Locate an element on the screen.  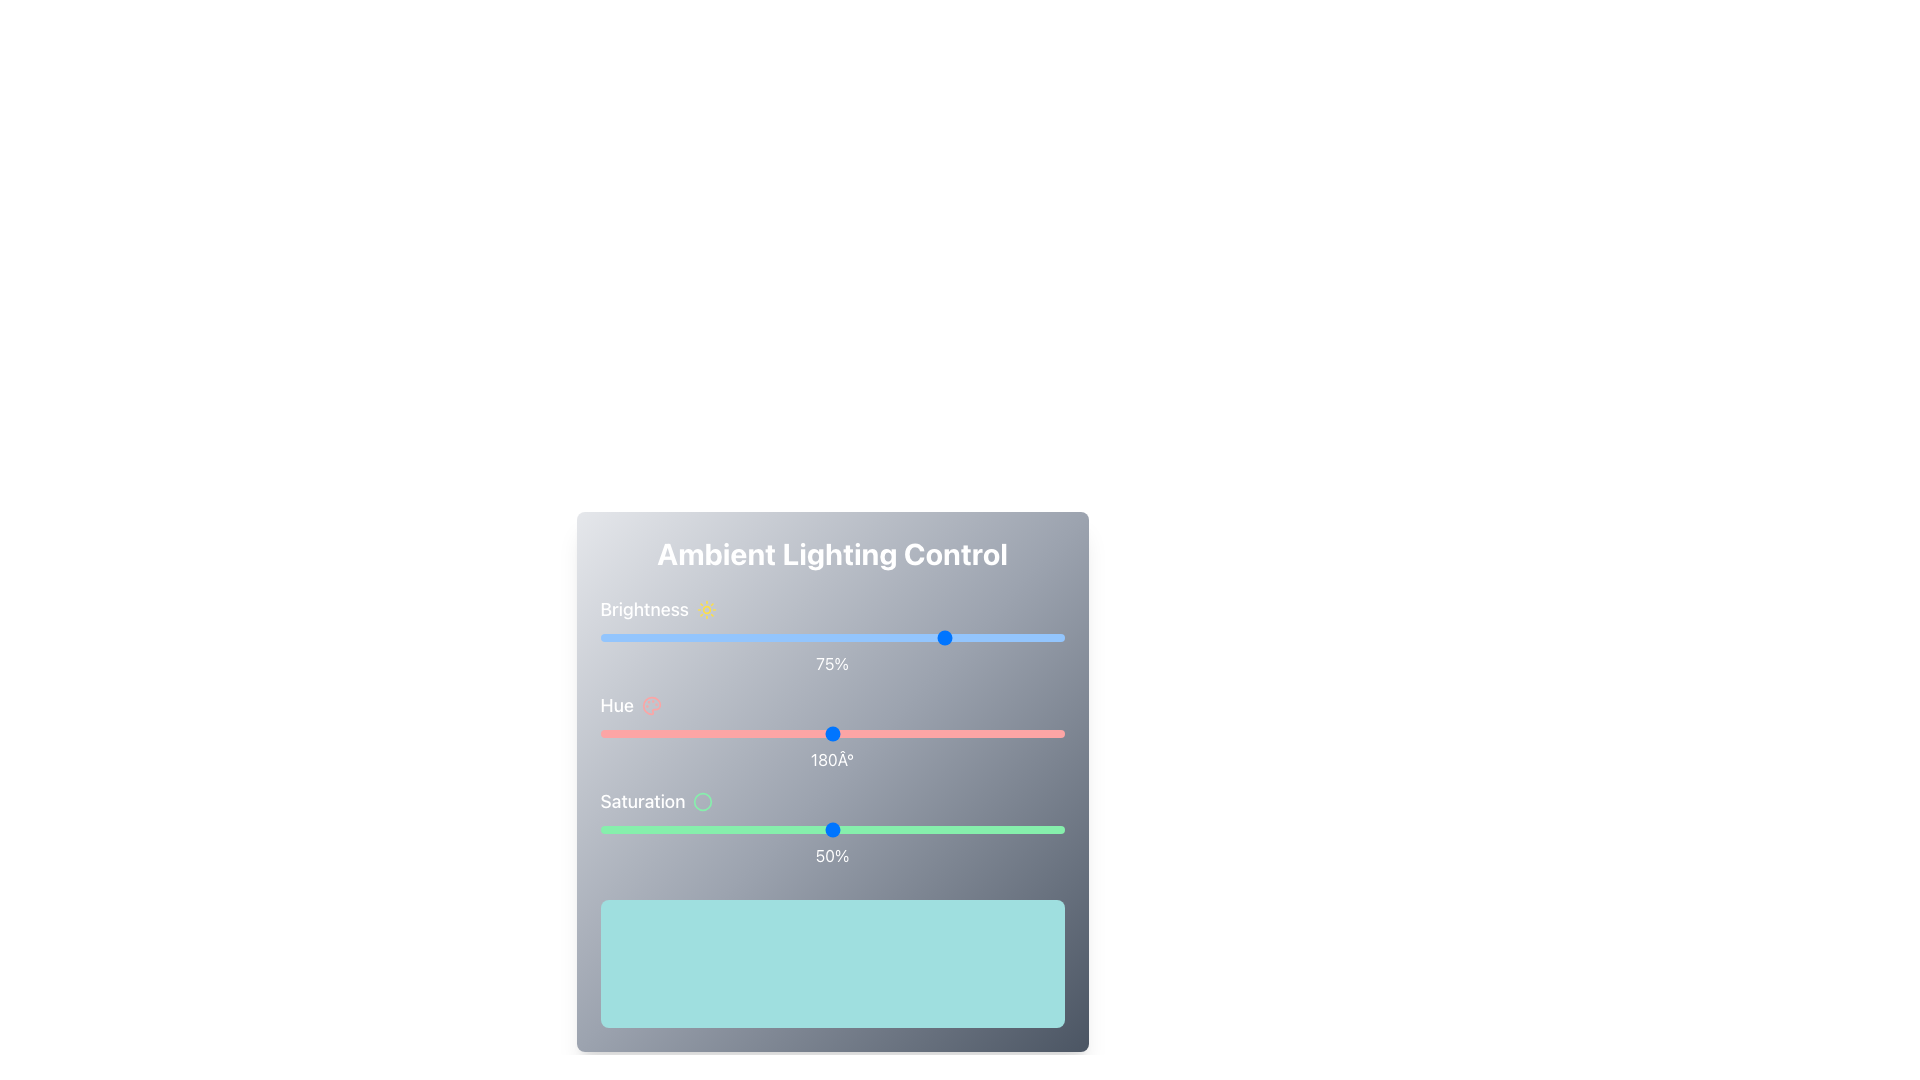
brightness is located at coordinates (919, 637).